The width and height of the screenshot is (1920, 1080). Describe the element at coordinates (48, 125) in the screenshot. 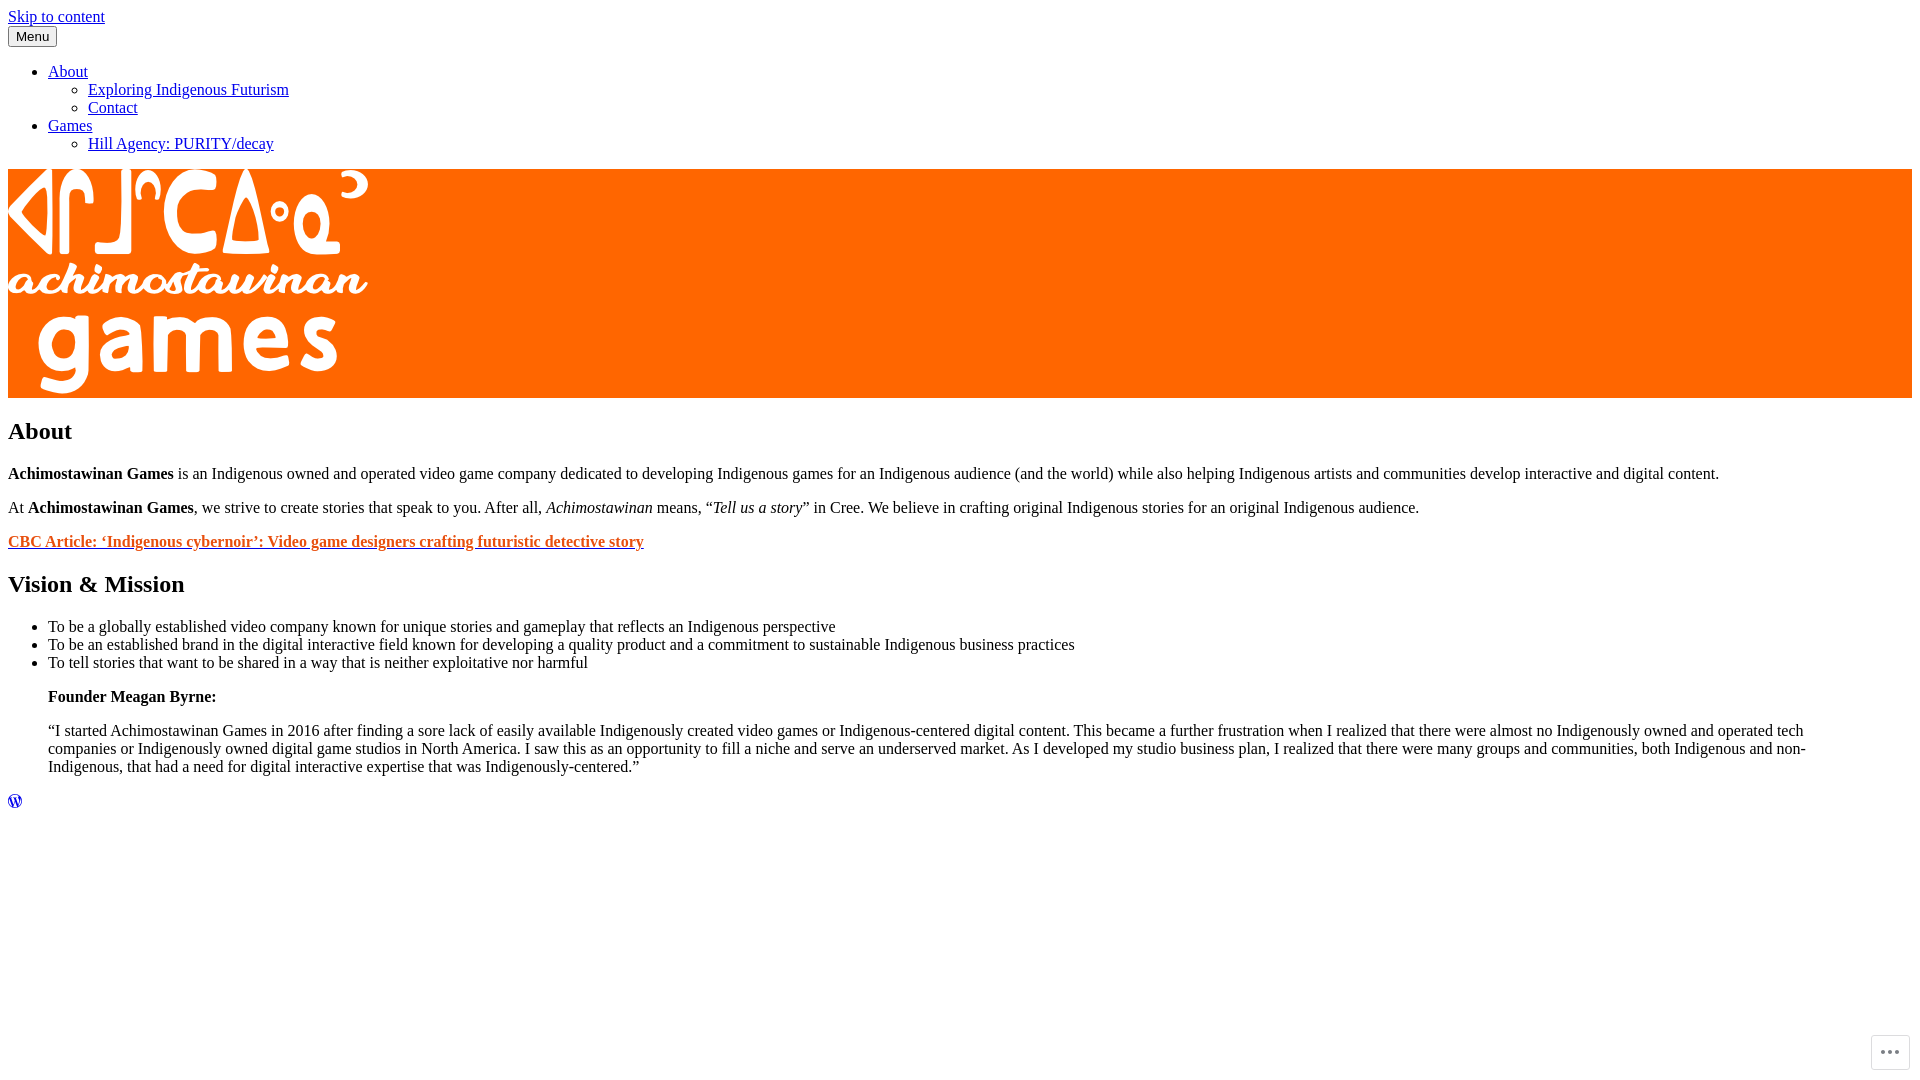

I see `'Games'` at that location.